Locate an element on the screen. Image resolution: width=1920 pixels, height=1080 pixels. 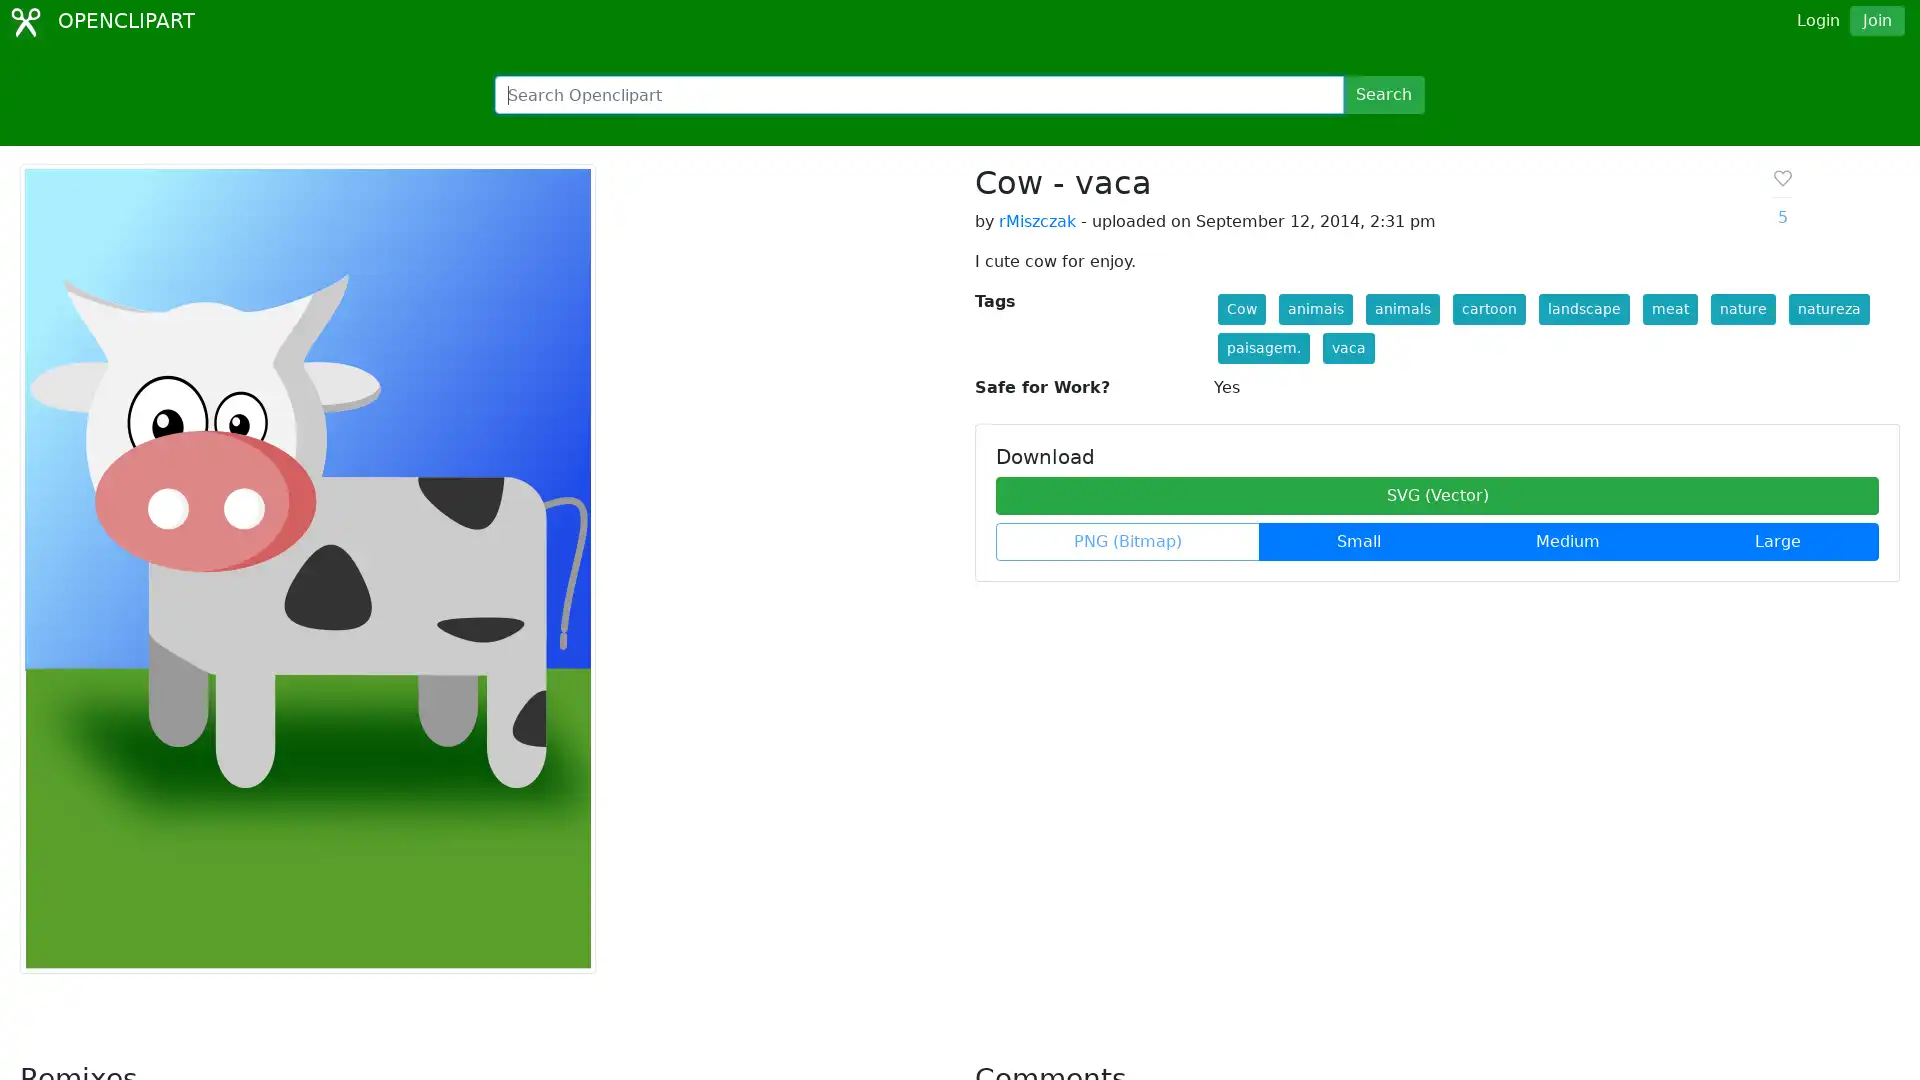
Medium is located at coordinates (1567, 542).